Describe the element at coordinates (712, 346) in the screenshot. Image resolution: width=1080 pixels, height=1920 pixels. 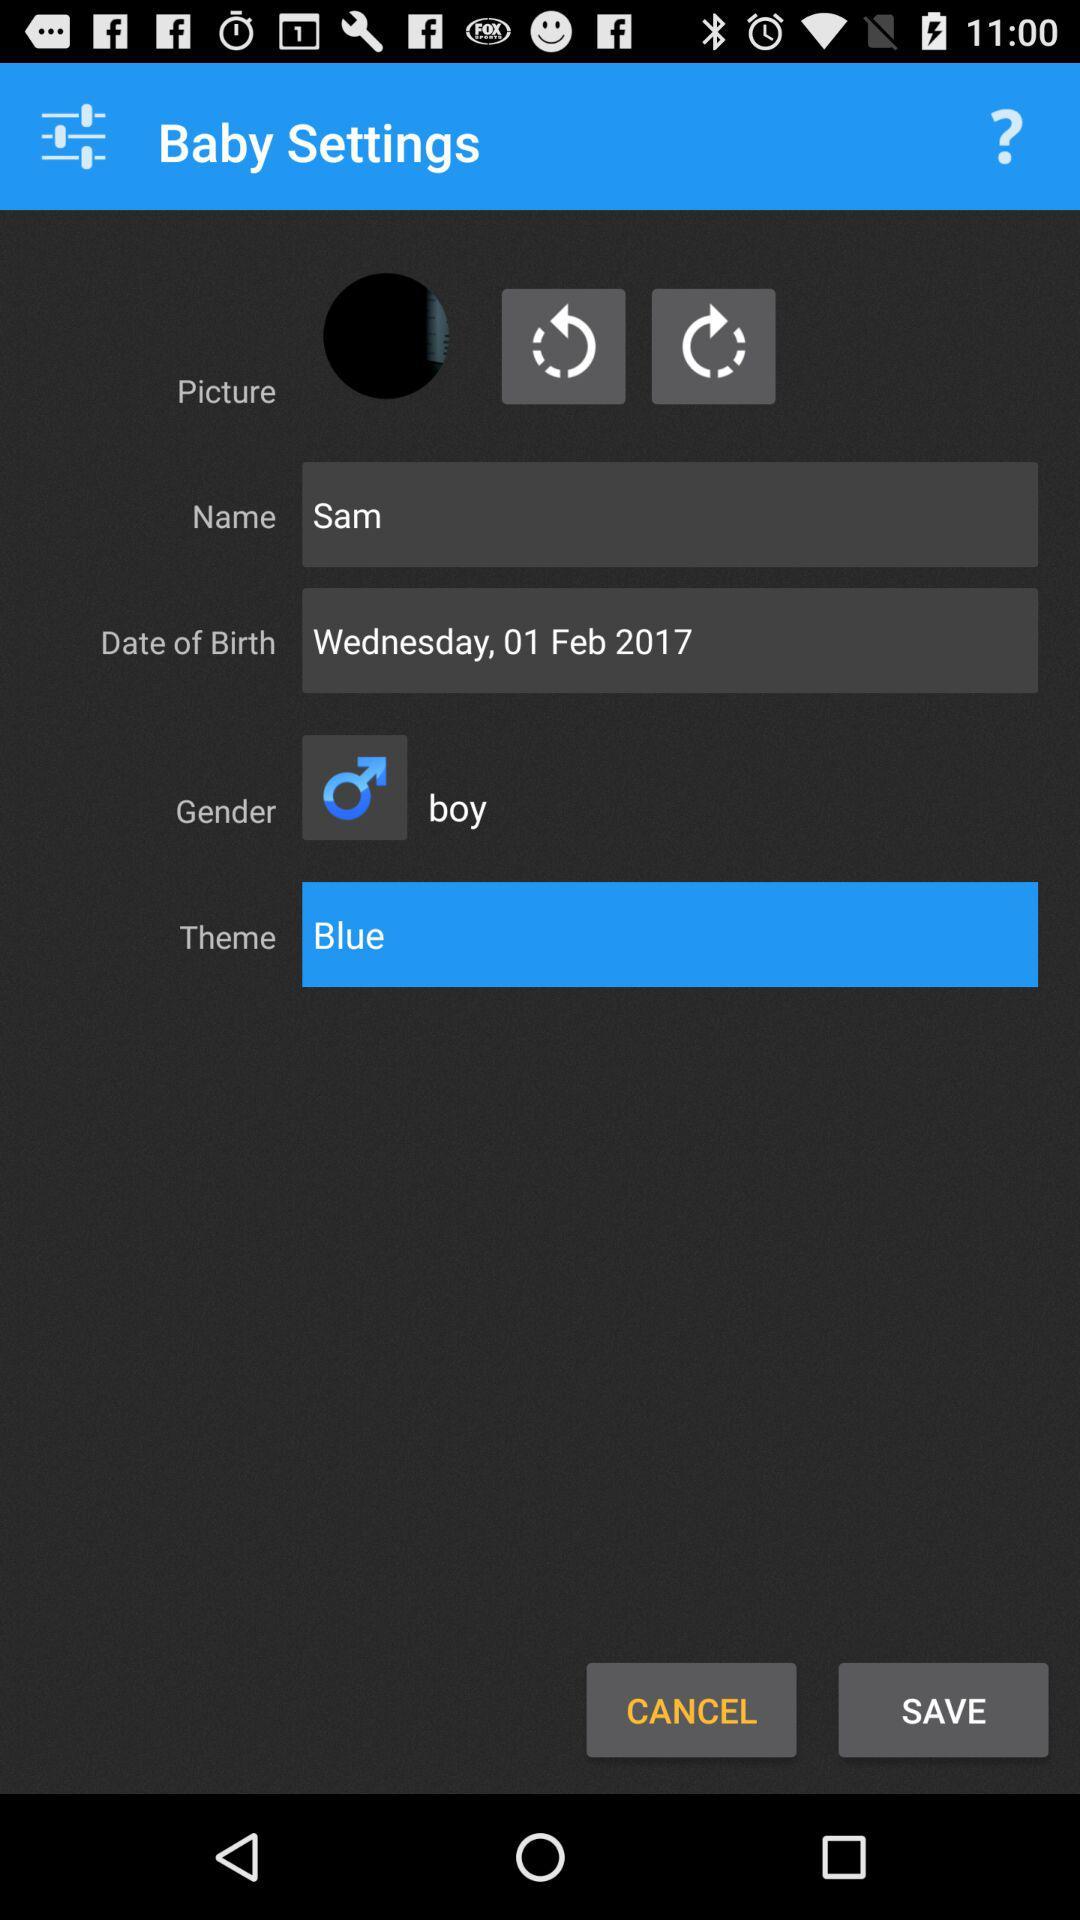
I see `tu pequeo siempre vigilado` at that location.